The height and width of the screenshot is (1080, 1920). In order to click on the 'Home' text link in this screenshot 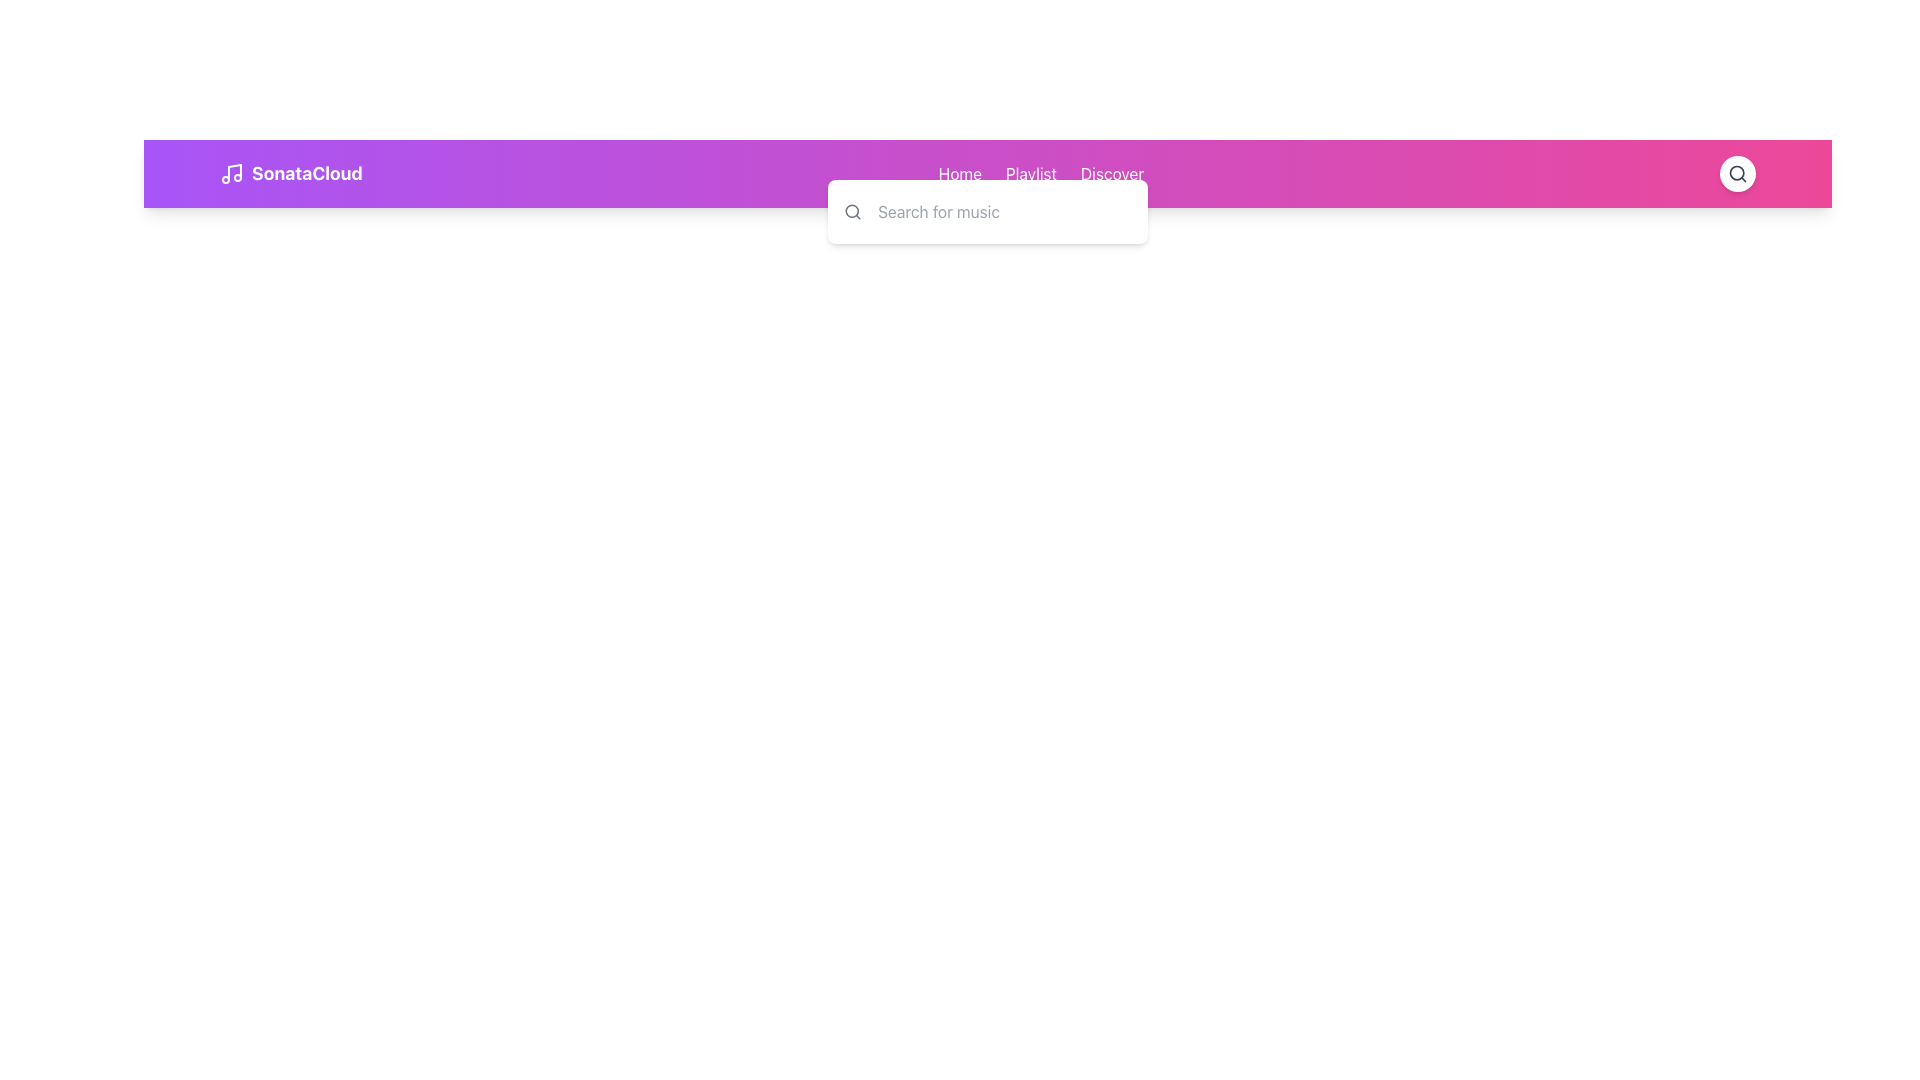, I will do `click(960, 172)`.